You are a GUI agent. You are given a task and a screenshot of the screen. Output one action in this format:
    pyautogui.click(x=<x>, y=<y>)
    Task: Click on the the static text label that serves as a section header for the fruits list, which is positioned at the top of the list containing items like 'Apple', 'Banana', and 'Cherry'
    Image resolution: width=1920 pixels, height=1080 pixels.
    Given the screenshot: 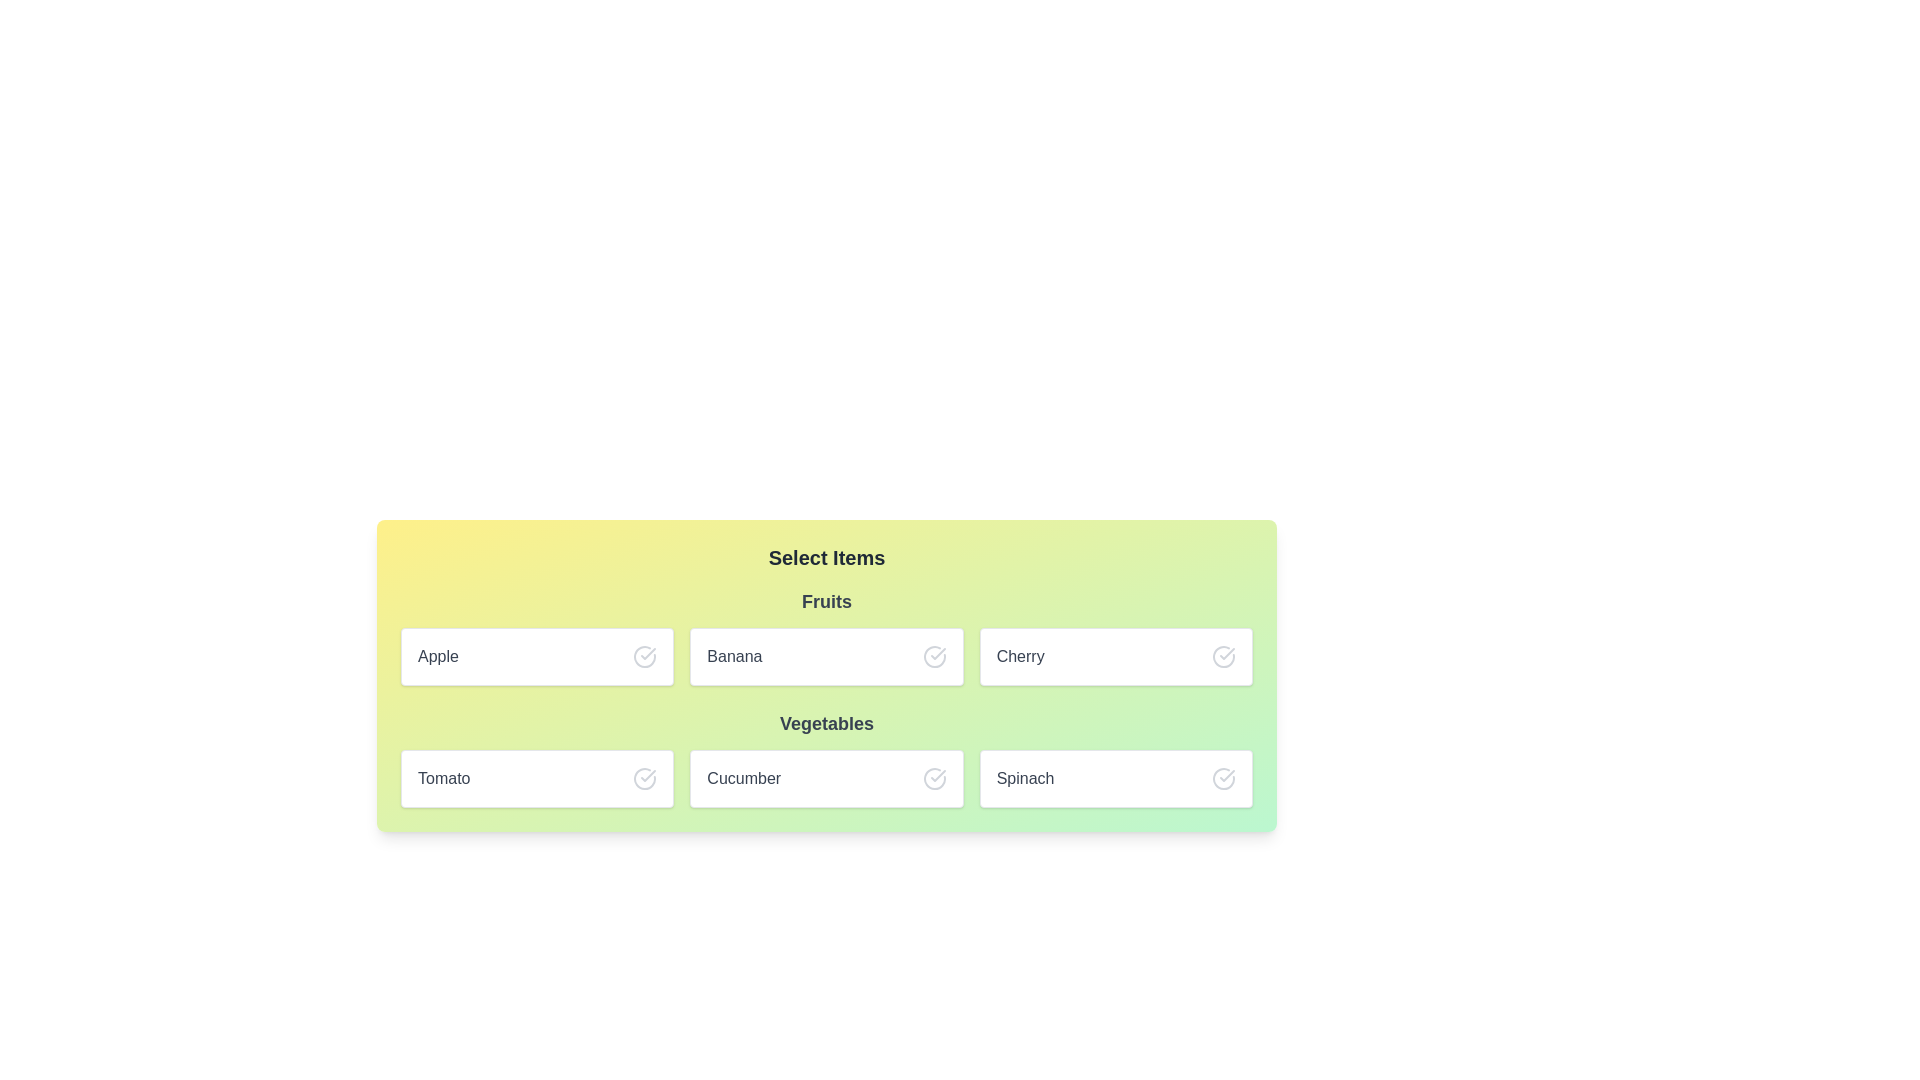 What is the action you would take?
    pyautogui.click(x=826, y=600)
    